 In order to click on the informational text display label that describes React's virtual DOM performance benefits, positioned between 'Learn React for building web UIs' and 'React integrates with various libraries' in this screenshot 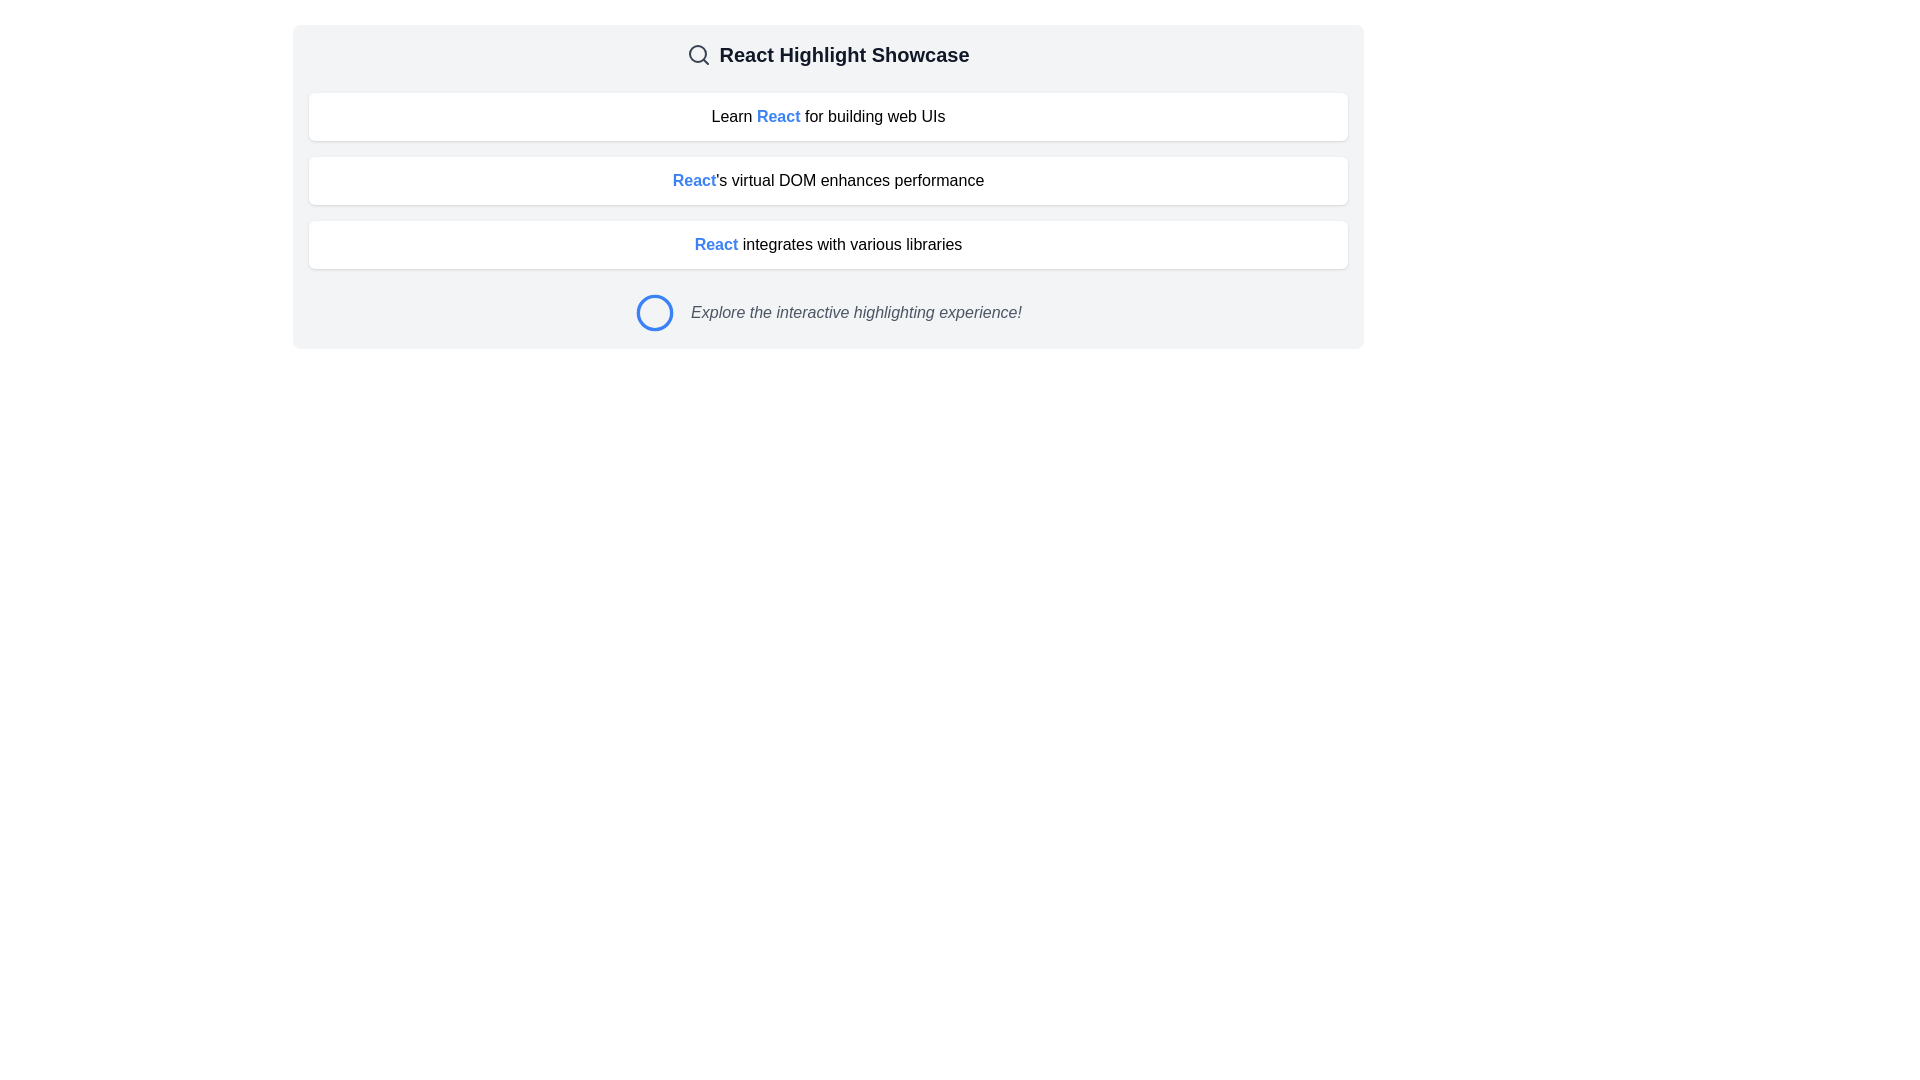, I will do `click(828, 180)`.